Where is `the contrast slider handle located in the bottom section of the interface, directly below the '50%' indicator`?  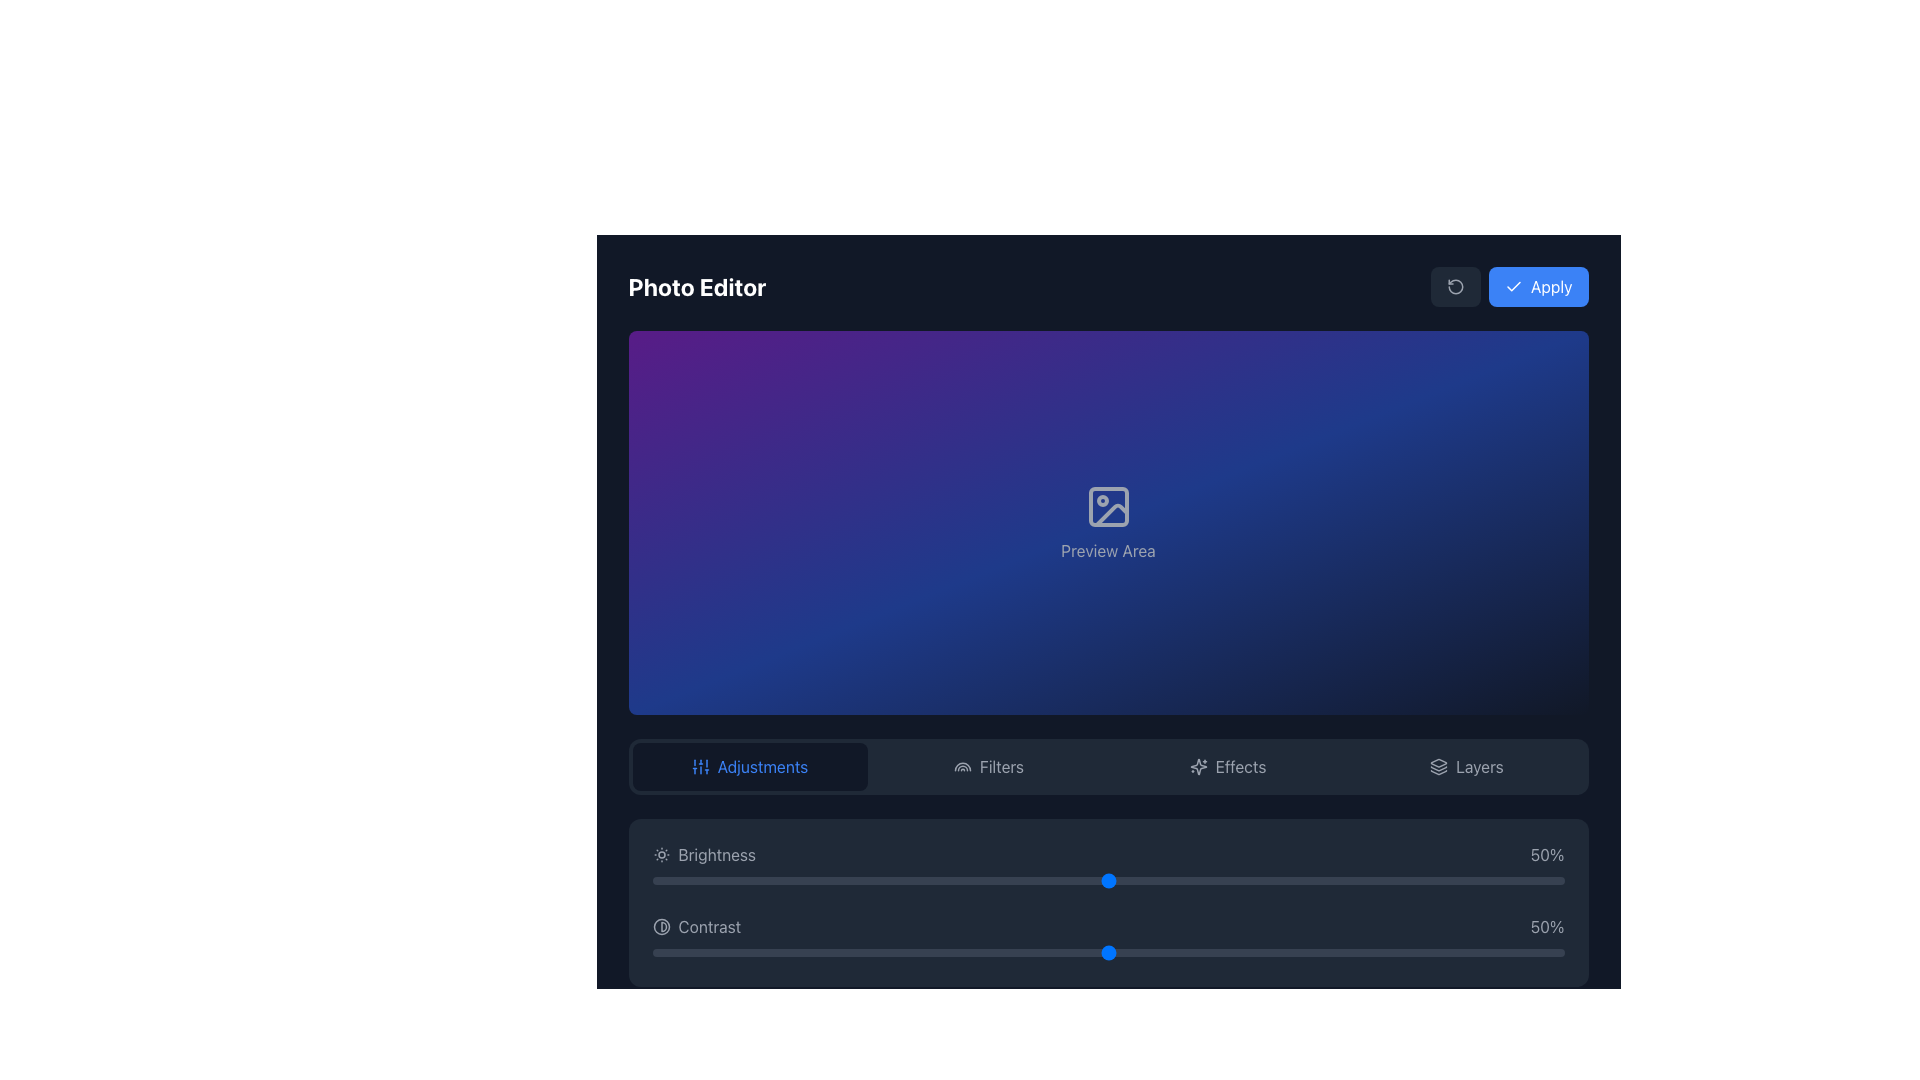 the contrast slider handle located in the bottom section of the interface, directly below the '50%' indicator is located at coordinates (1107, 951).